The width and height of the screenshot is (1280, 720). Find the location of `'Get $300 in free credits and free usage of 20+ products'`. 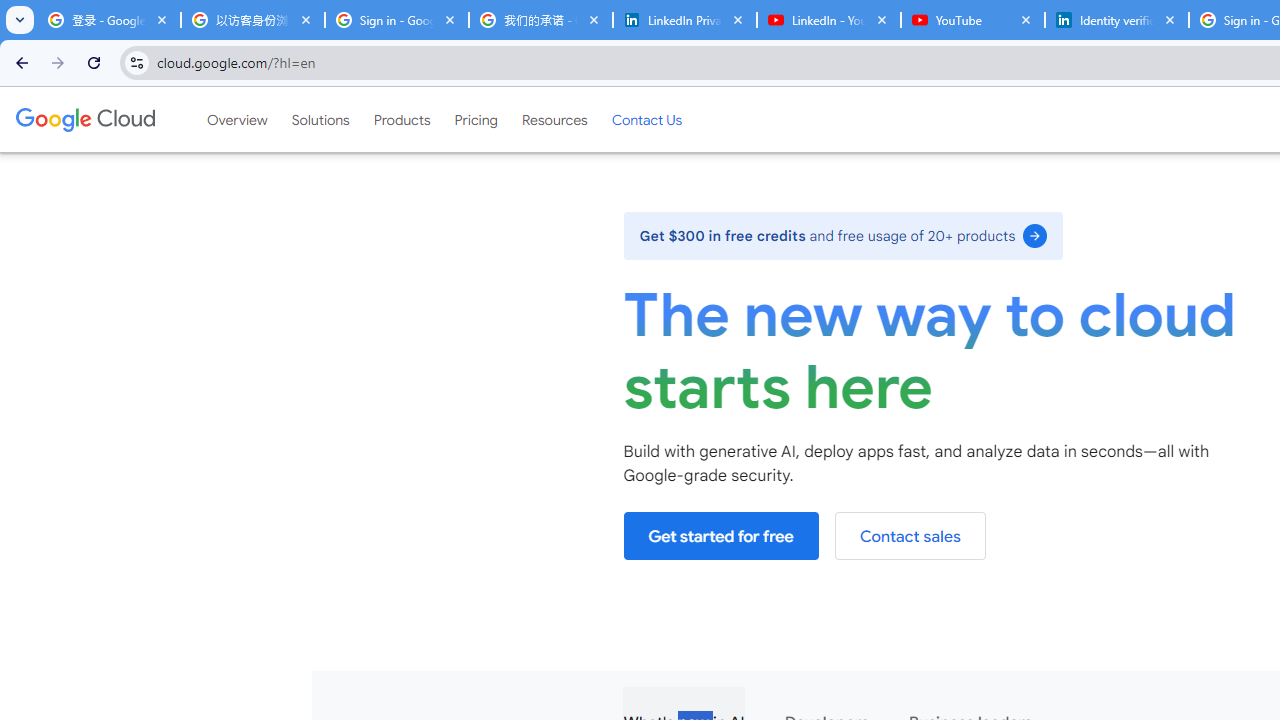

'Get $300 in free credits and free usage of 20+ products' is located at coordinates (843, 234).